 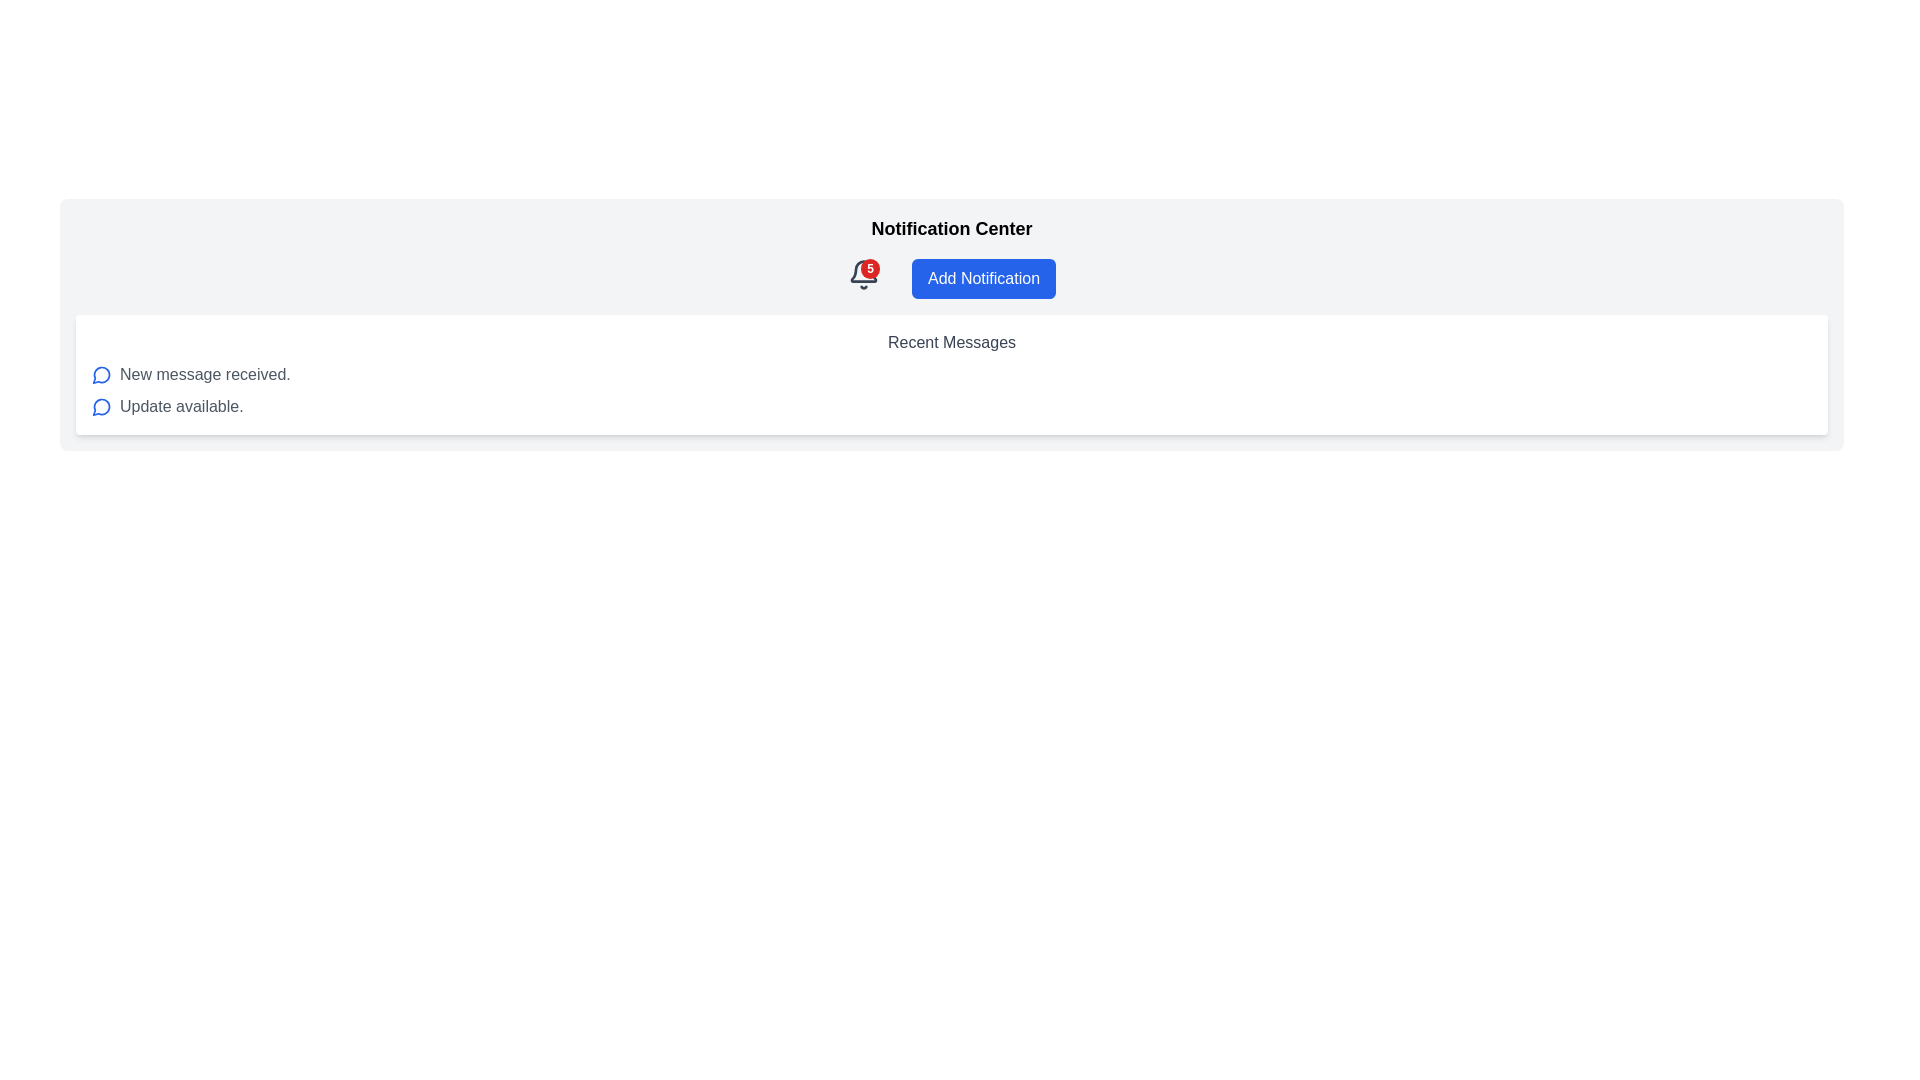 I want to click on the 'Add Notification' button with white text on a blue background, located in the 'Notification Center' interface, so click(x=950, y=278).